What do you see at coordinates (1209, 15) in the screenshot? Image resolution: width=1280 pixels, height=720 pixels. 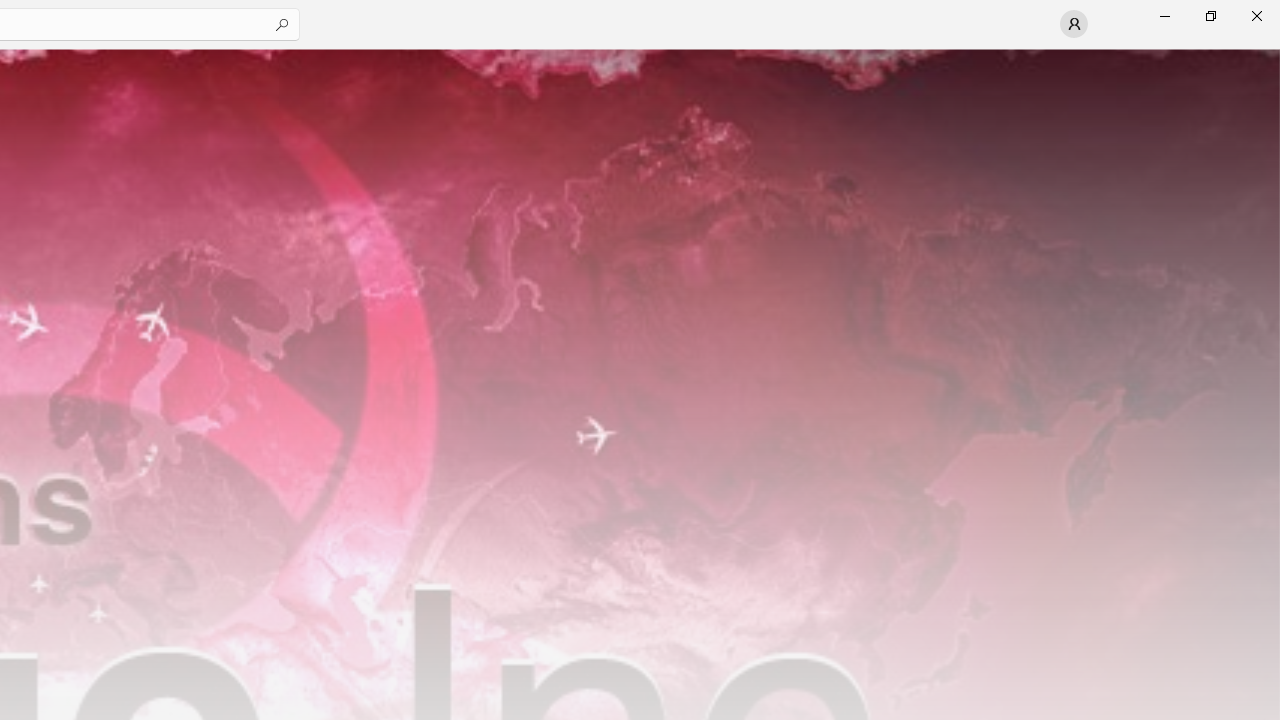 I see `'Restore Microsoft Store'` at bounding box center [1209, 15].